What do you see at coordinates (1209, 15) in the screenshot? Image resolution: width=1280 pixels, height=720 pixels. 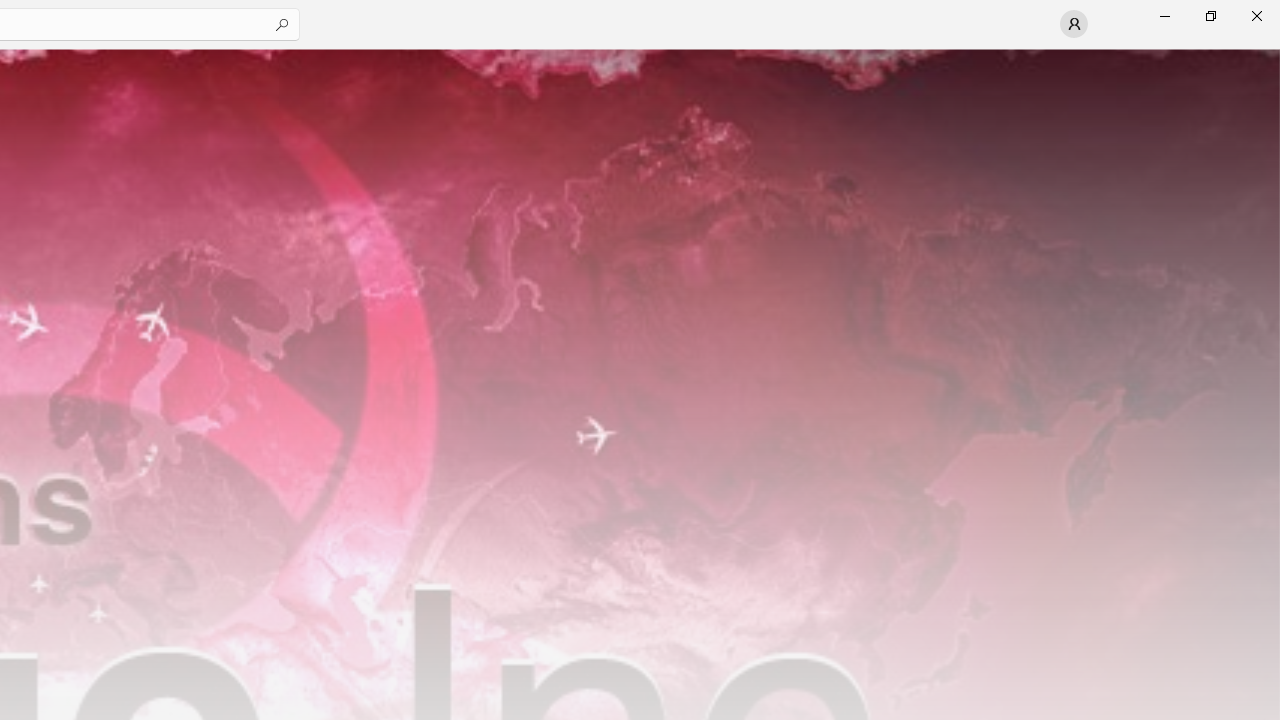 I see `'Restore Microsoft Store'` at bounding box center [1209, 15].